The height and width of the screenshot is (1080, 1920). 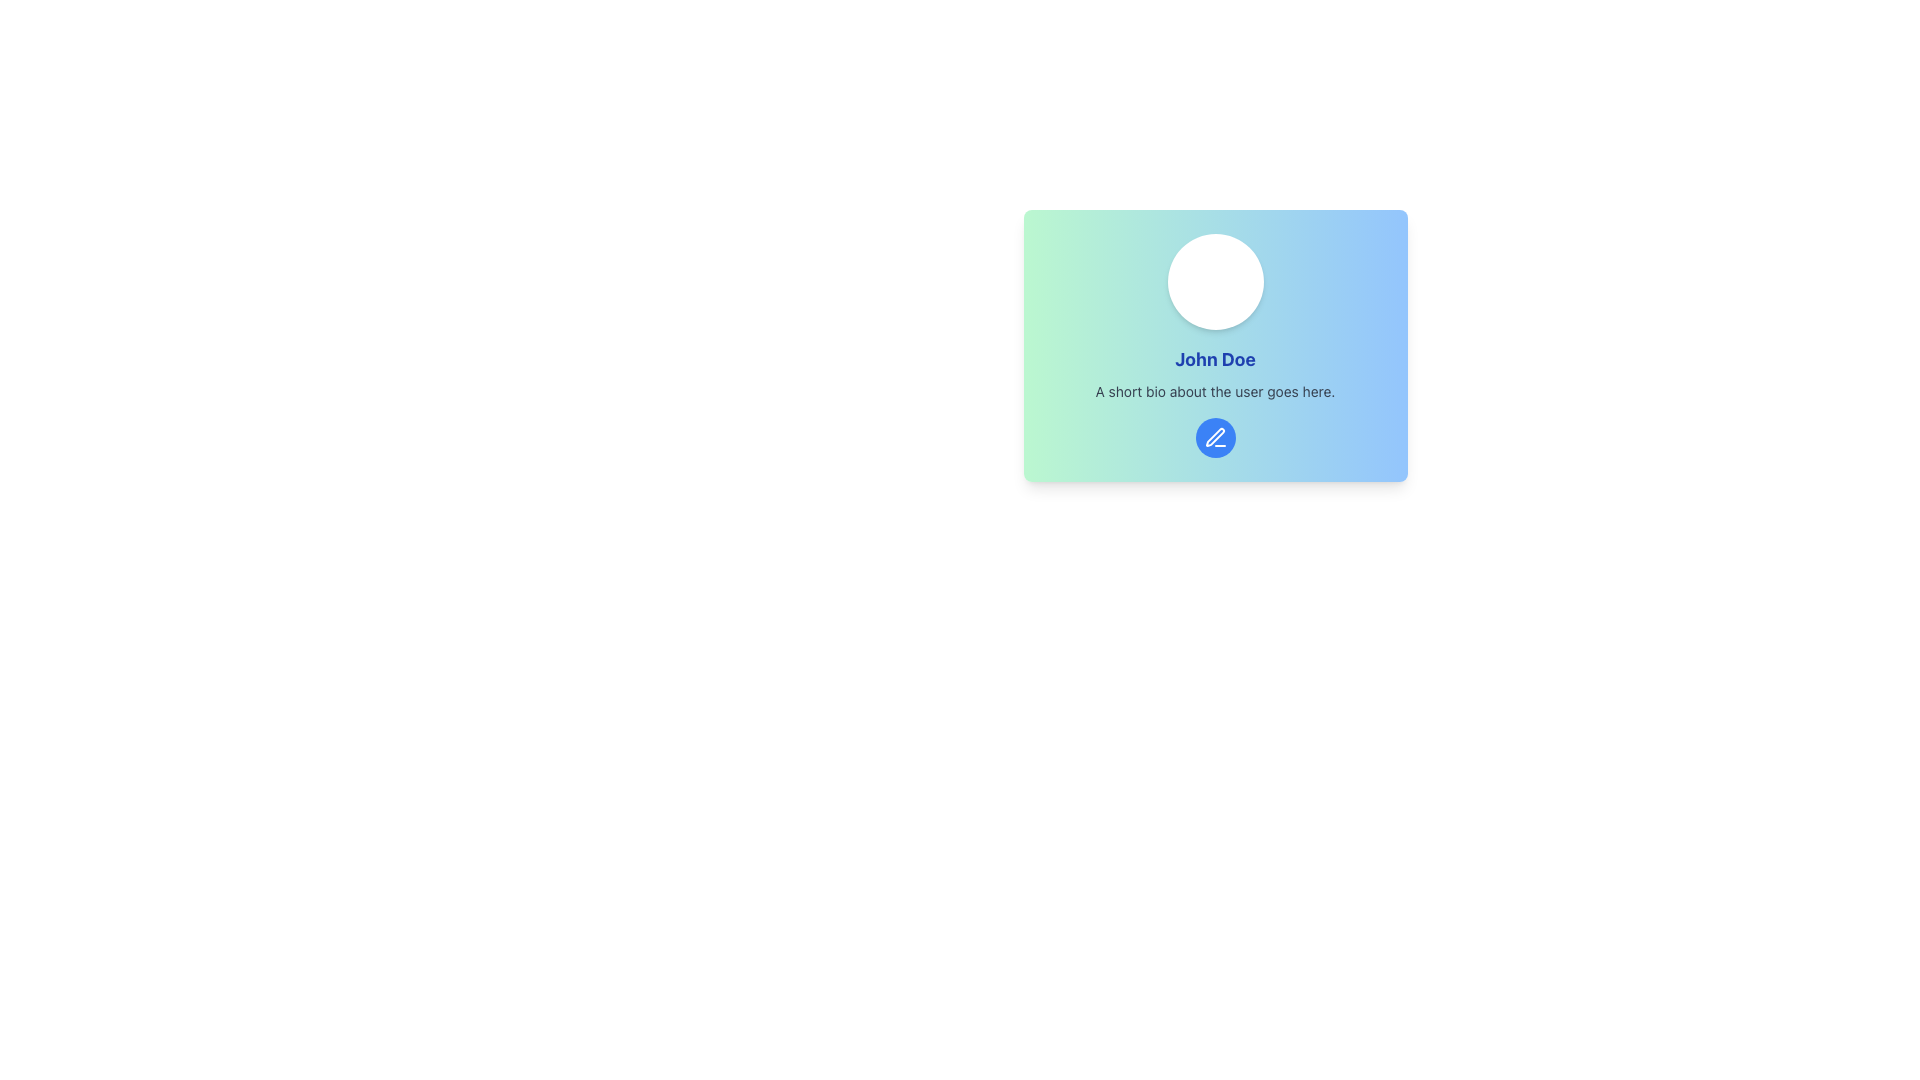 I want to click on text from the Text Label displaying 'John Doe', which is styled in bold and blue font, located in the center of a card layout below a profile image, so click(x=1214, y=358).